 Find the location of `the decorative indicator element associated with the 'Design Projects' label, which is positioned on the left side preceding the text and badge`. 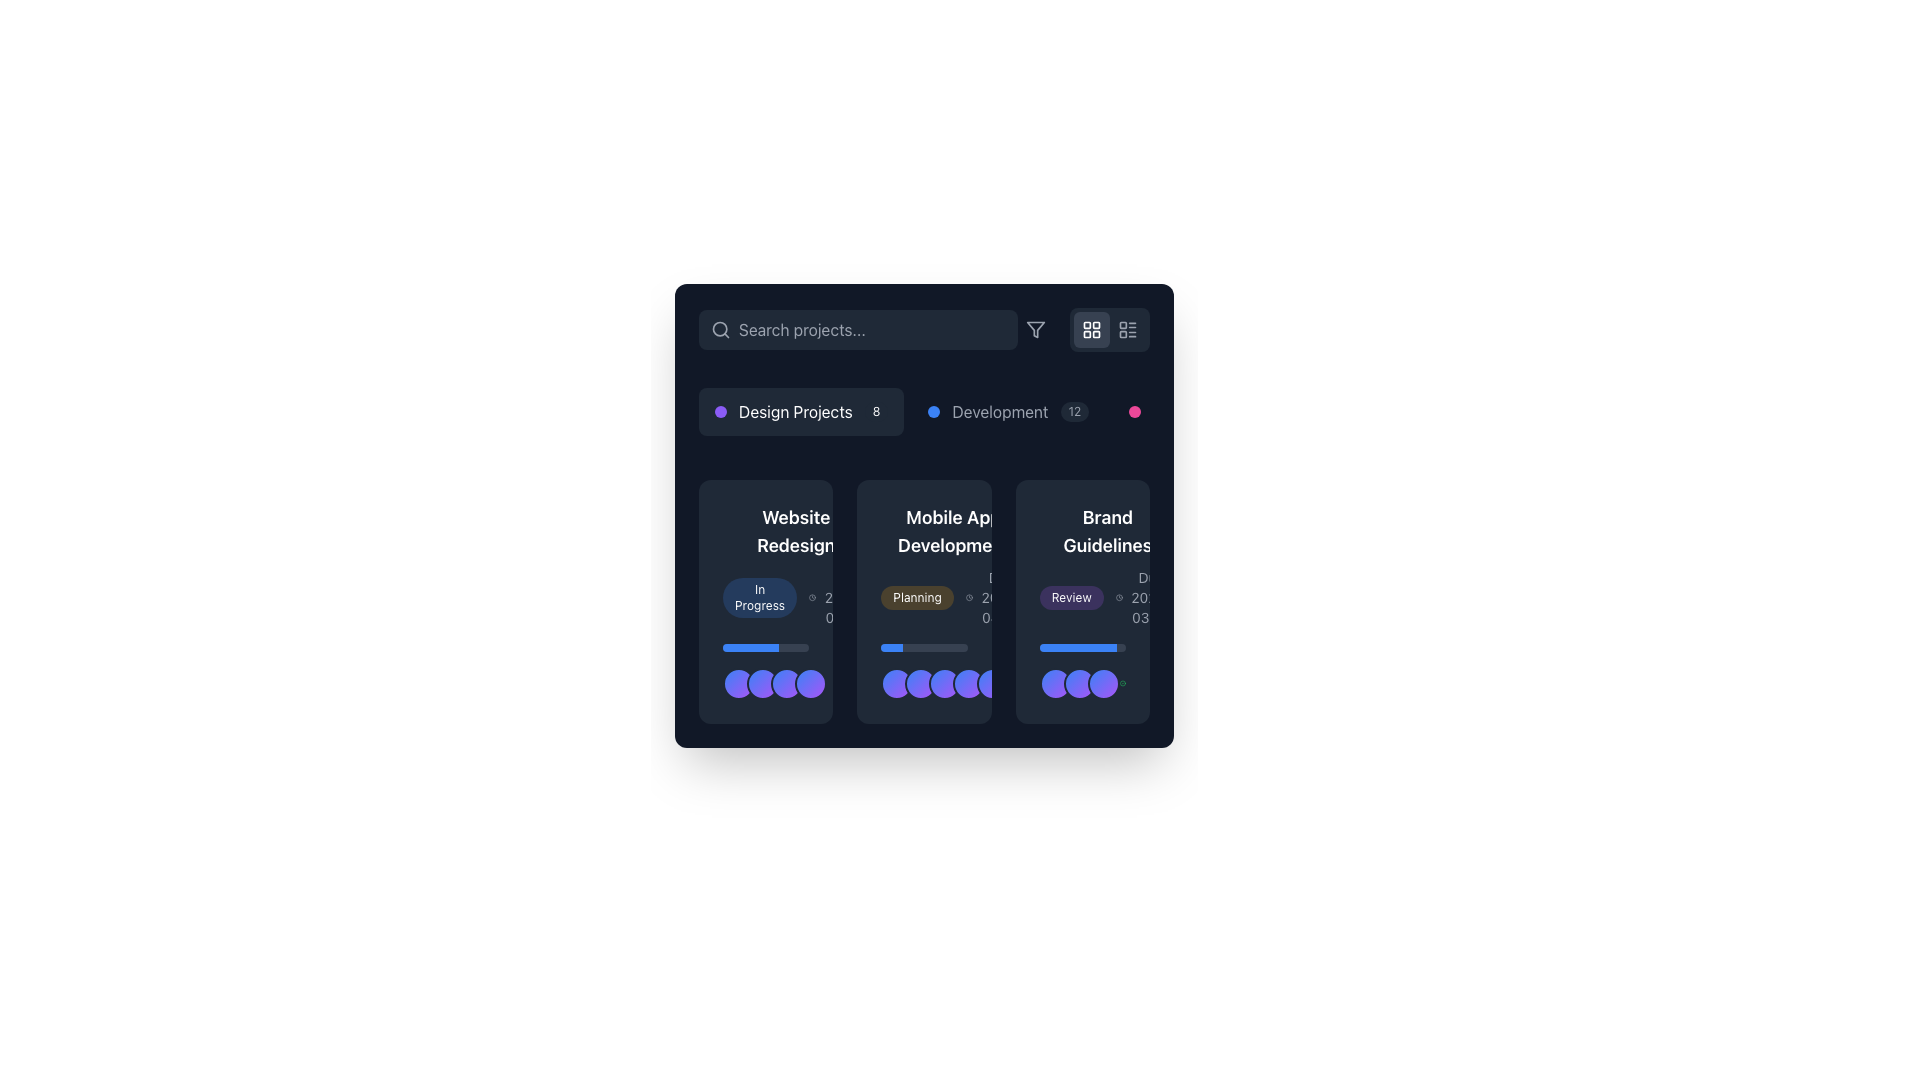

the decorative indicator element associated with the 'Design Projects' label, which is positioned on the left side preceding the text and badge is located at coordinates (720, 411).